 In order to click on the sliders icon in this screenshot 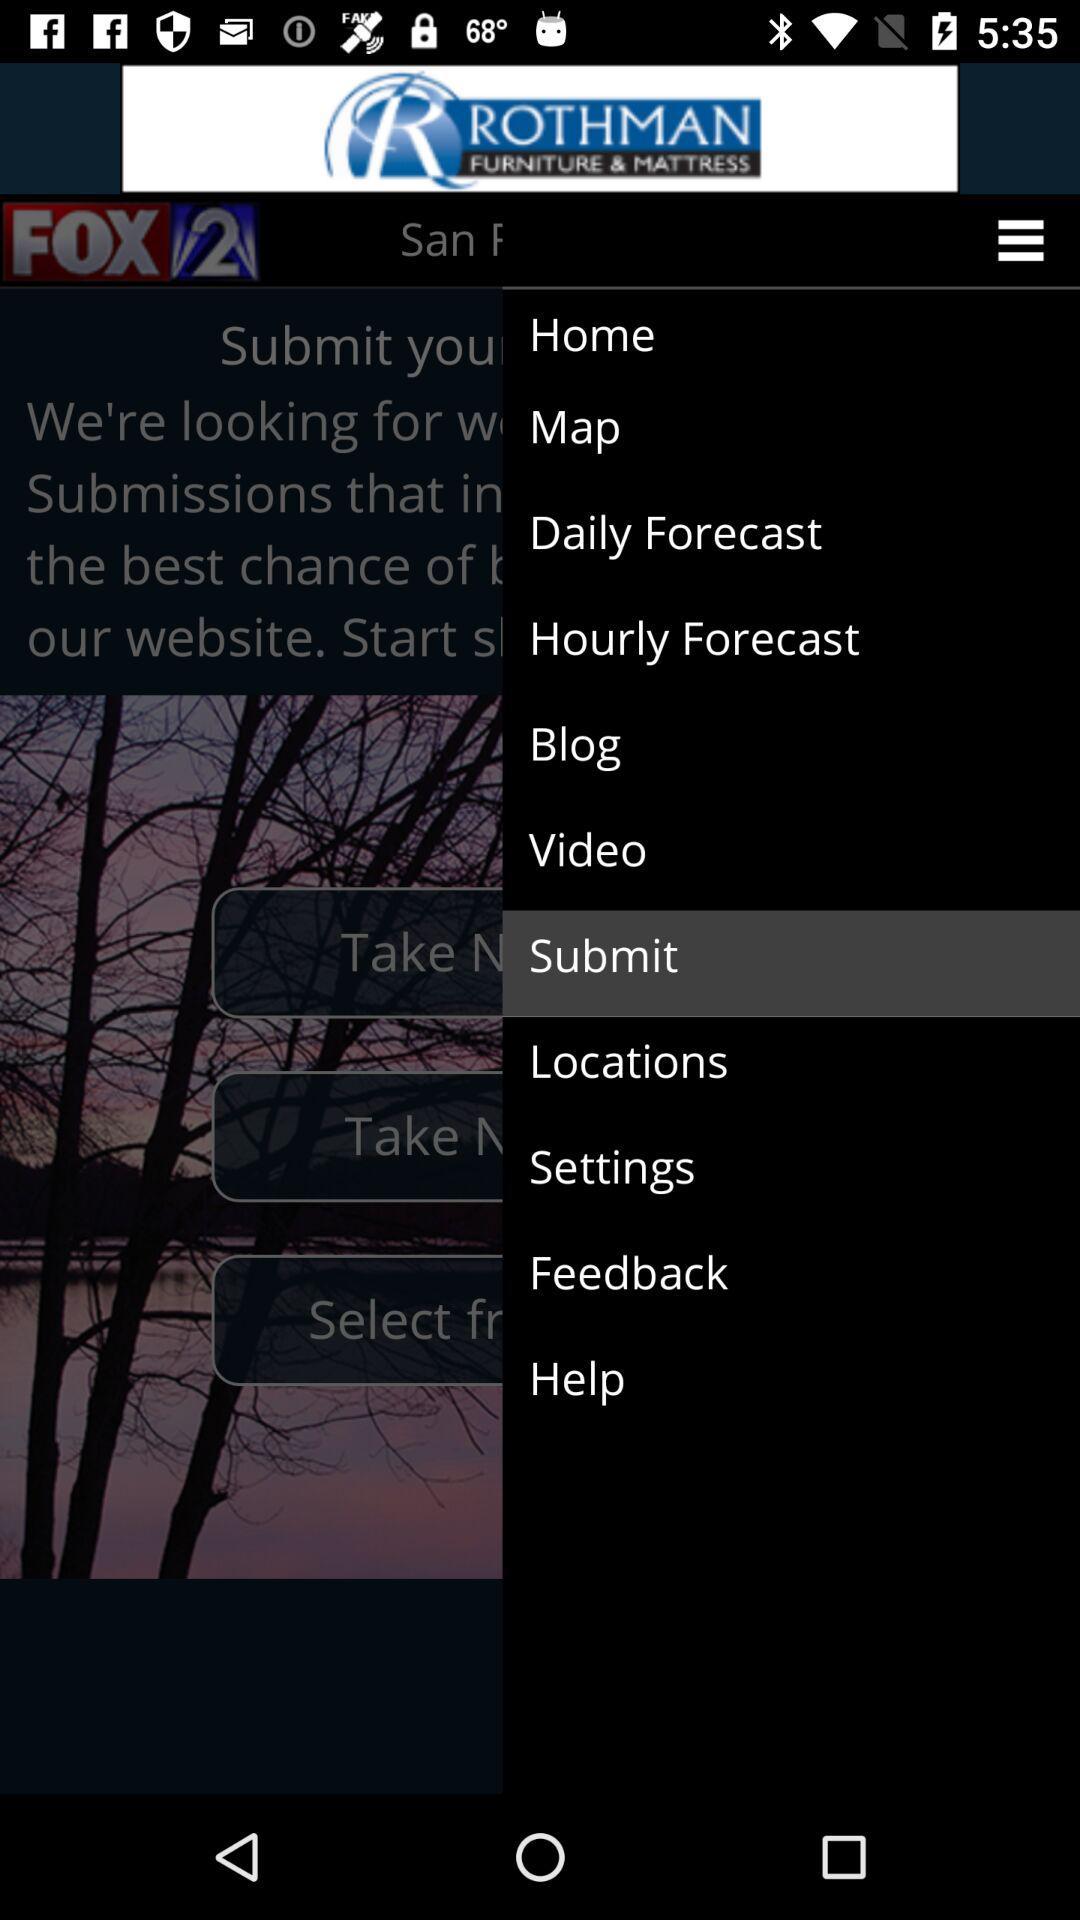, I will do `click(131, 240)`.